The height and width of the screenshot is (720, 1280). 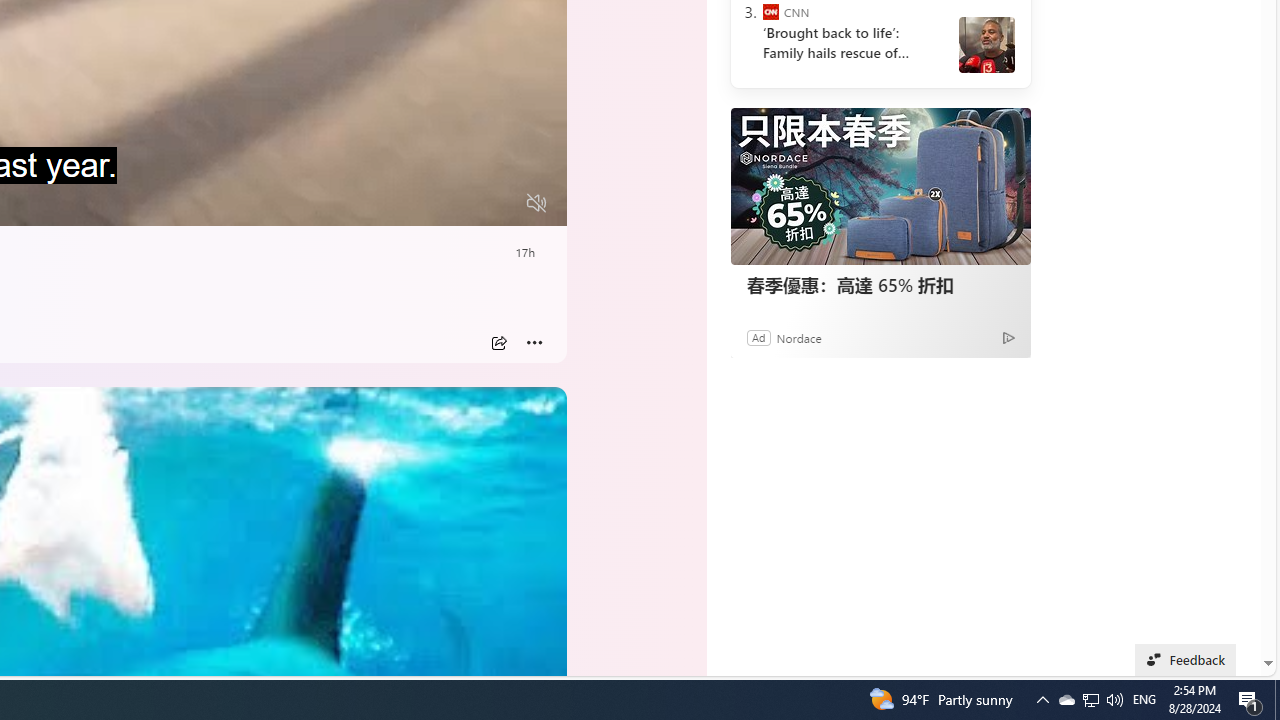 I want to click on 'CNN', so click(x=769, y=12).